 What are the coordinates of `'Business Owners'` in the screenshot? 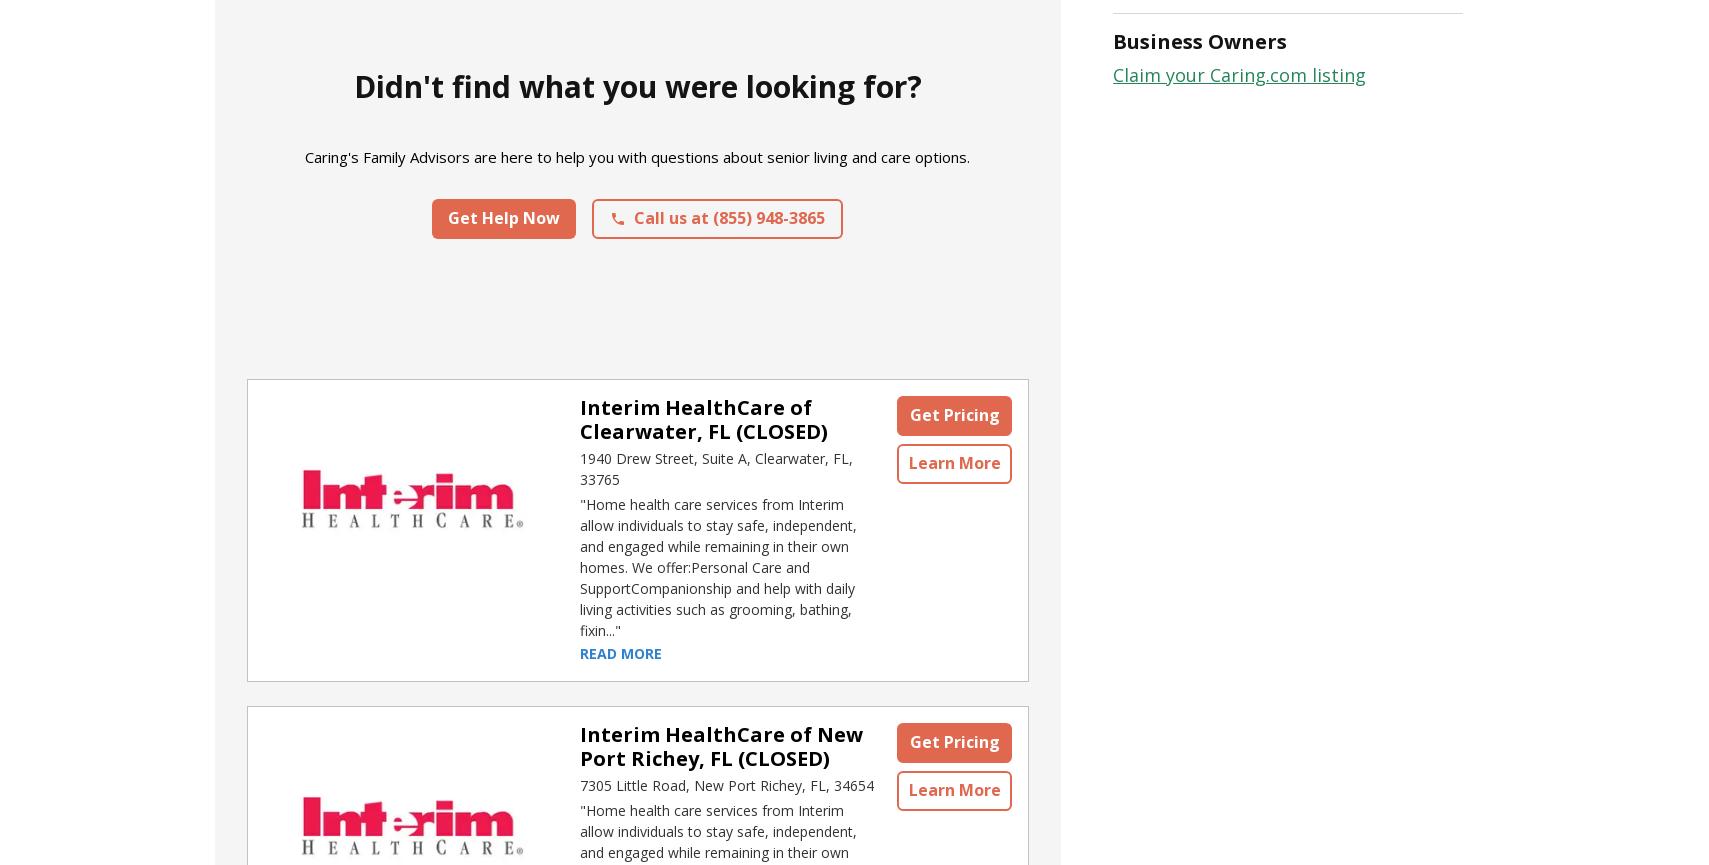 It's located at (1200, 41).